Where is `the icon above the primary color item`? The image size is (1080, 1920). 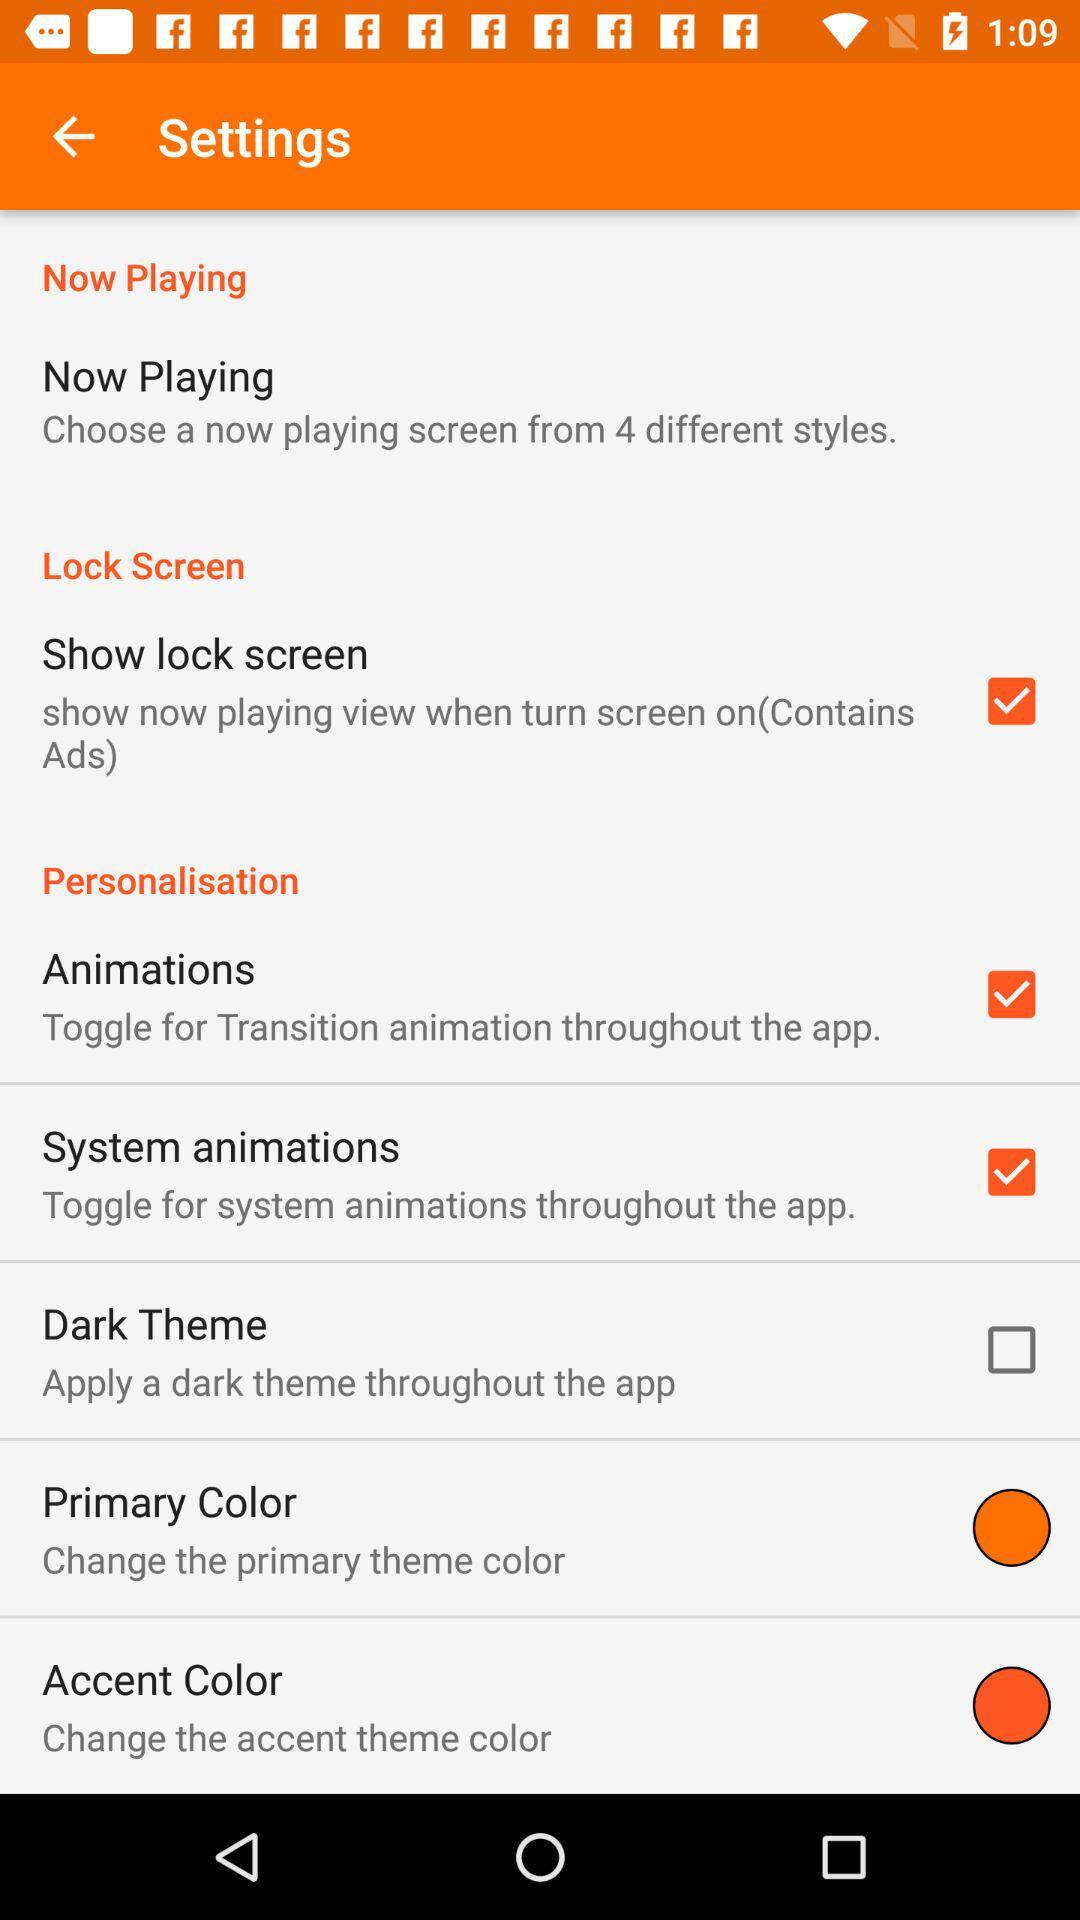
the icon above the primary color item is located at coordinates (357, 1380).